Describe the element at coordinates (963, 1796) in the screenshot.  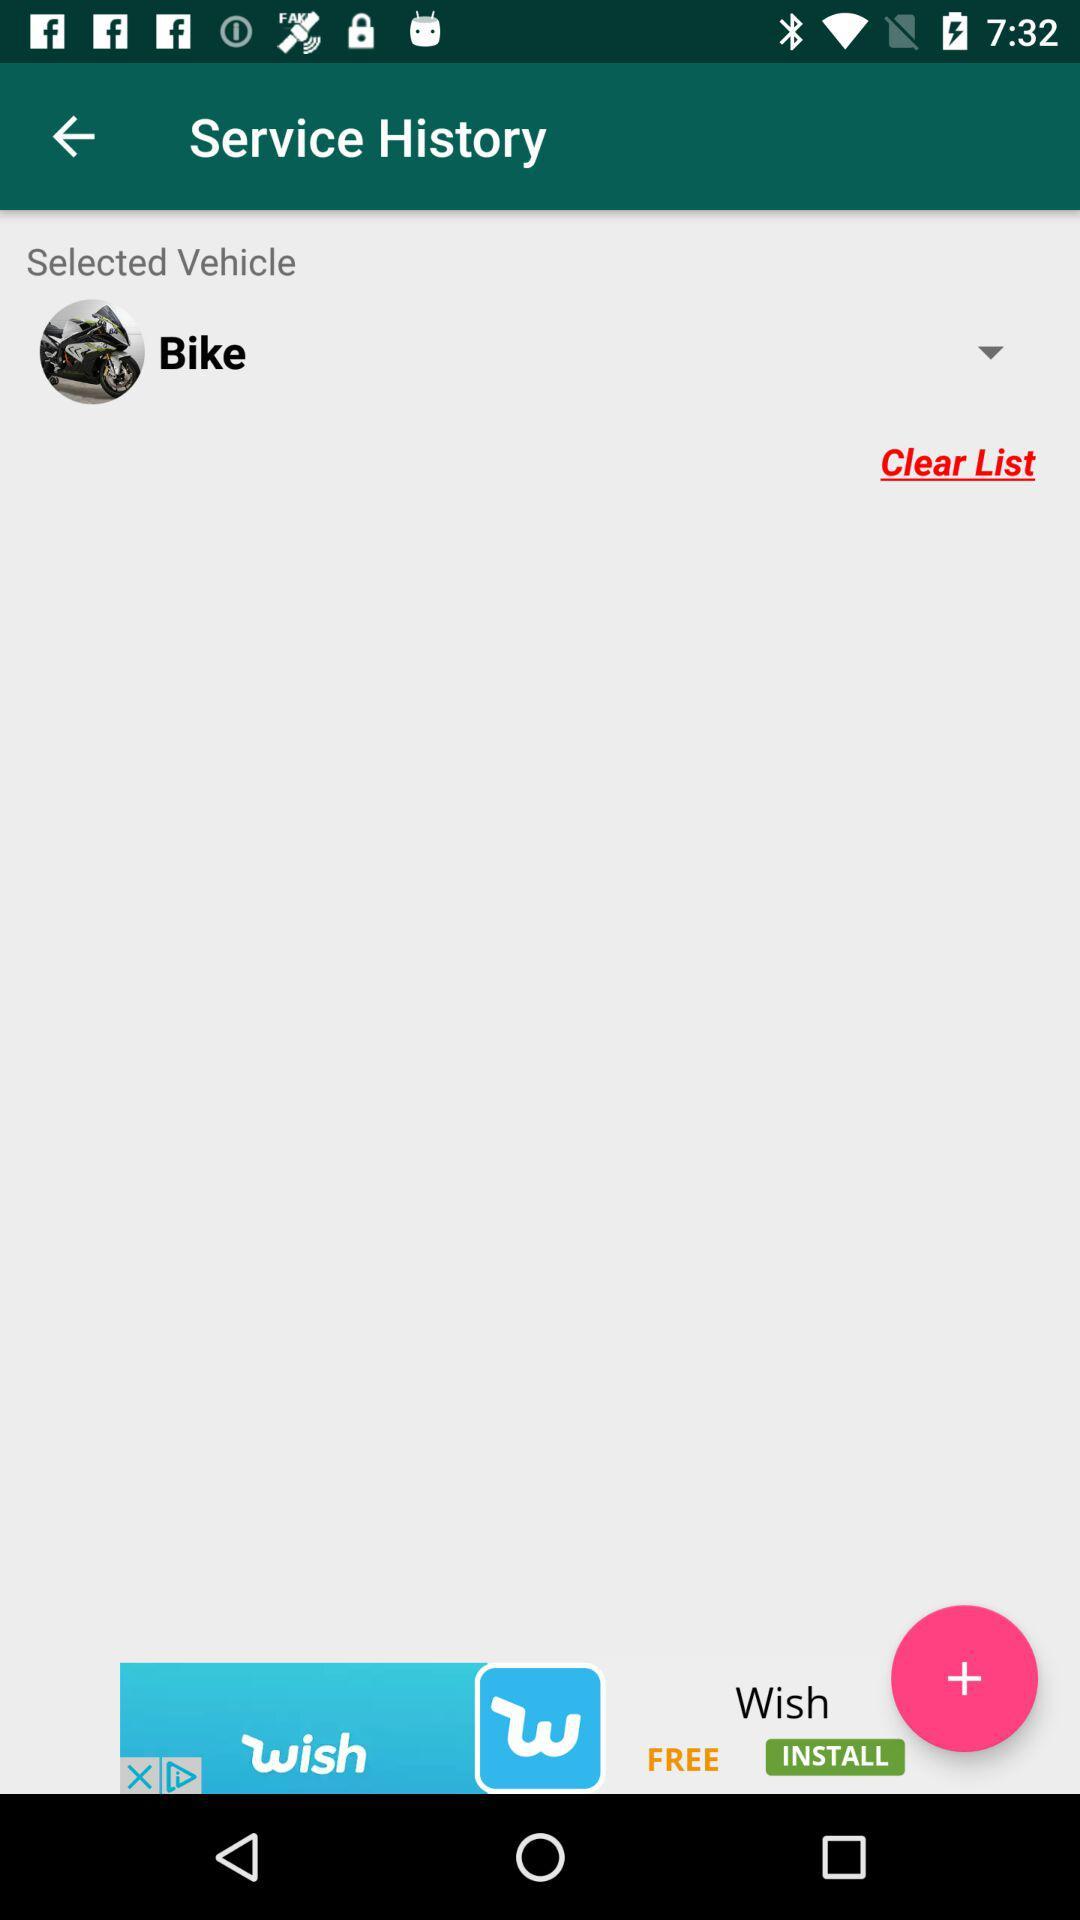
I see `the add icon` at that location.